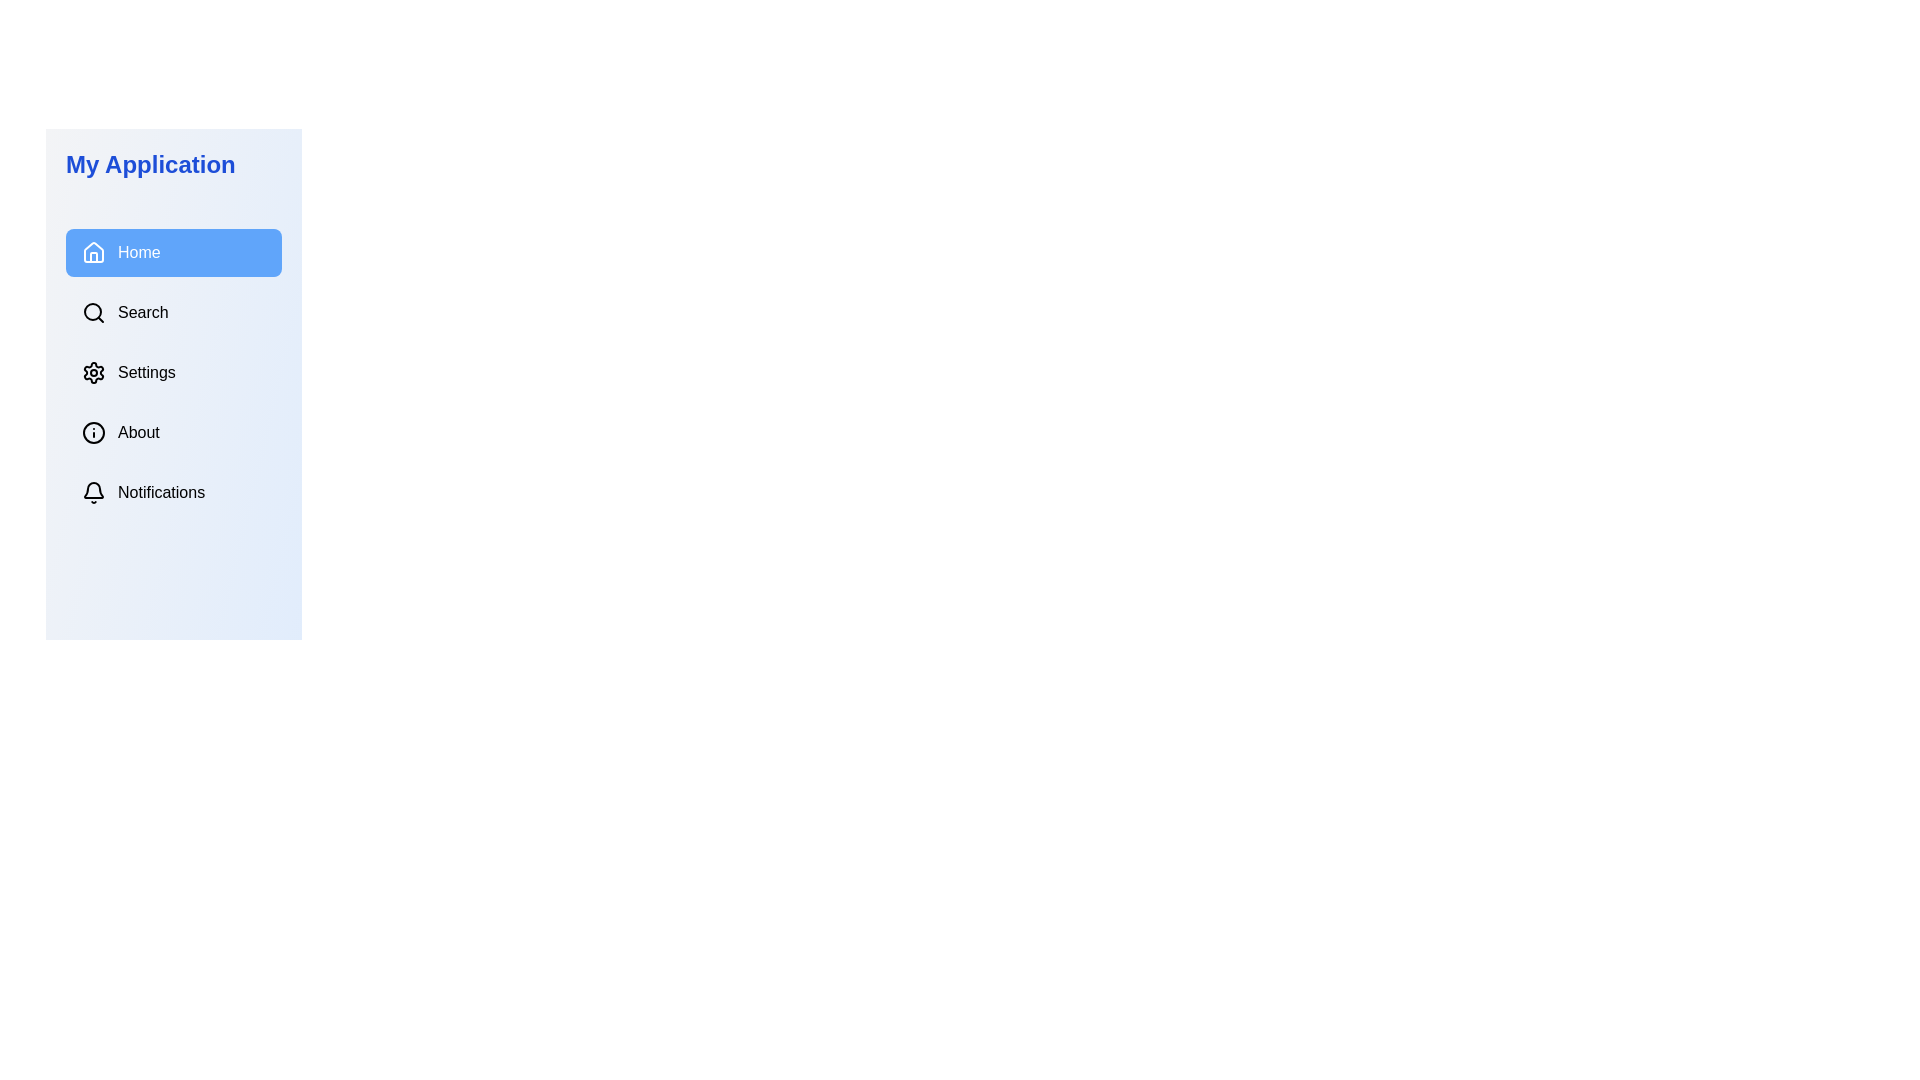  What do you see at coordinates (173, 431) in the screenshot?
I see `the 'About' menu item located fourth in the vertical navigation menu, positioned between 'Settings' and 'Notifications'` at bounding box center [173, 431].